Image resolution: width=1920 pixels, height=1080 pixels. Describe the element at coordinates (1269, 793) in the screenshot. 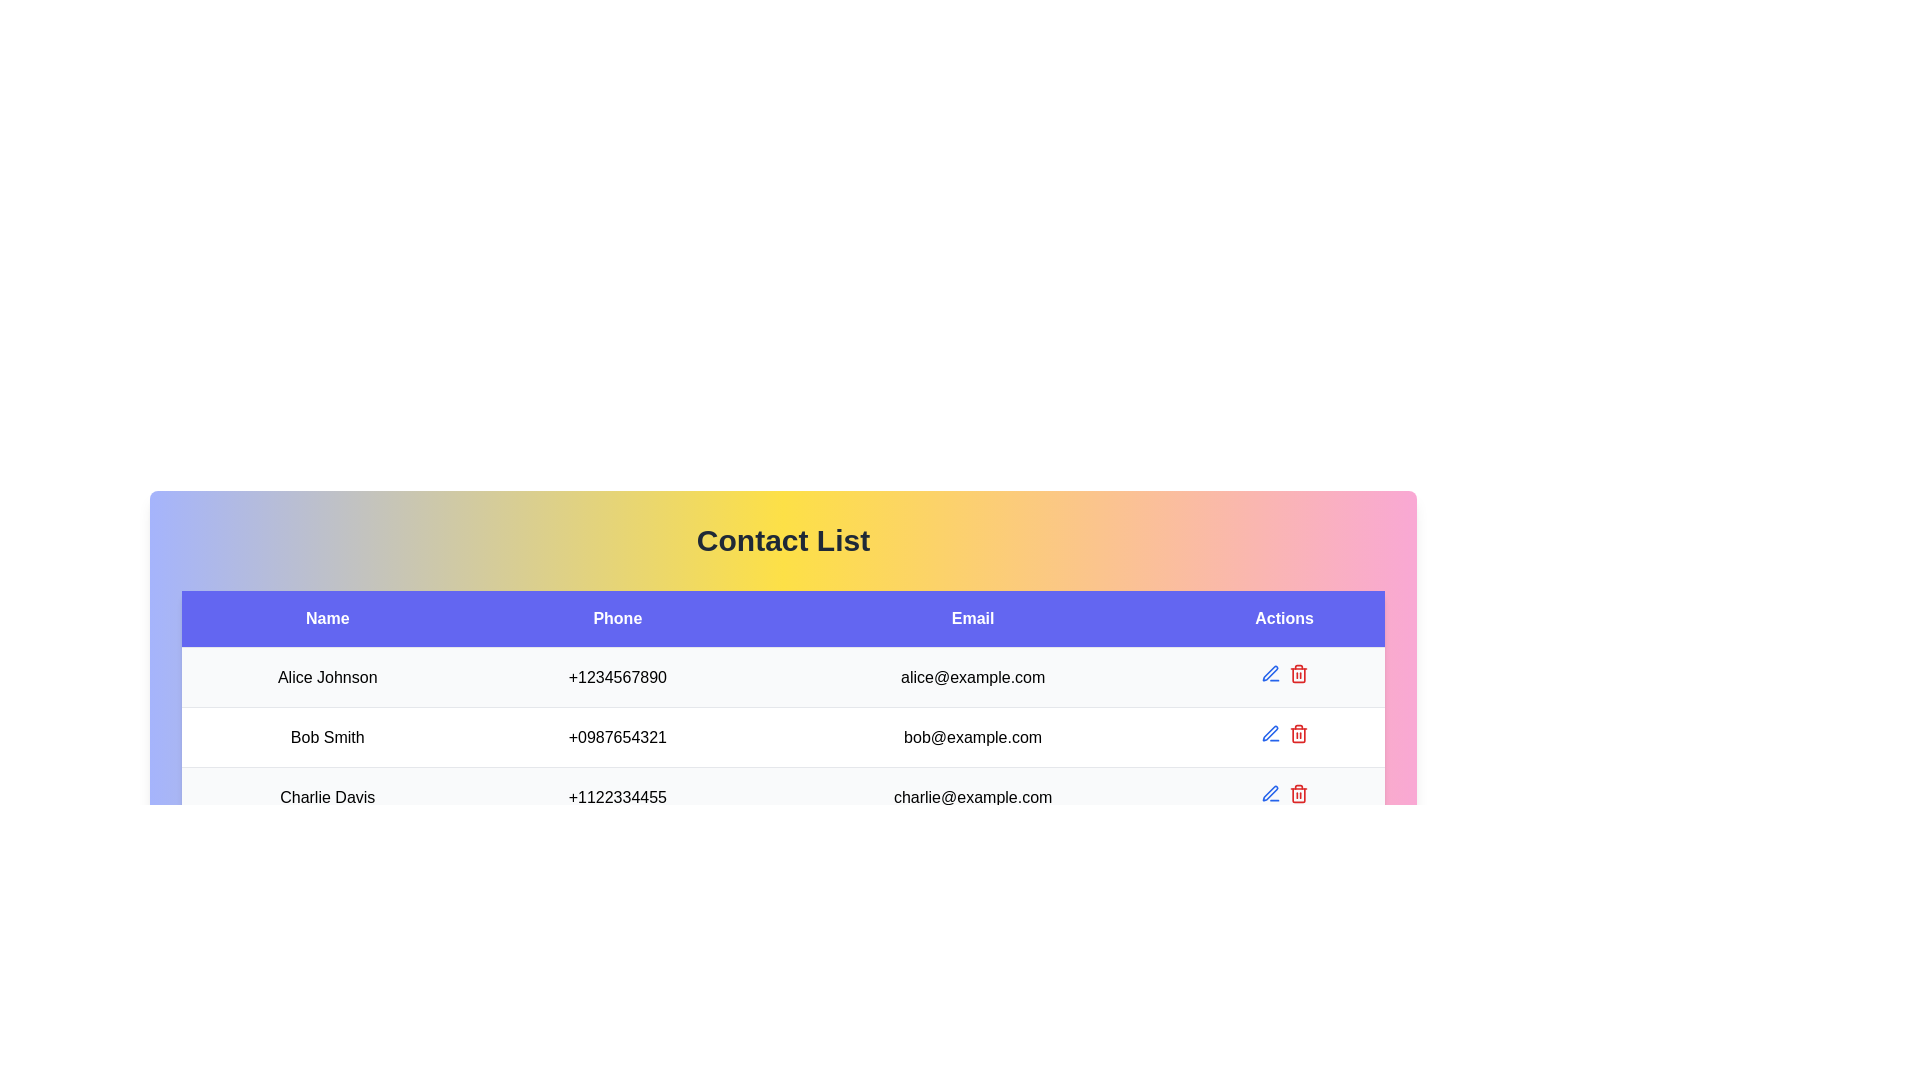

I see `the edit button located in the 'Actions' column of the row corresponding to 'Alice Johnson' in the table` at that location.